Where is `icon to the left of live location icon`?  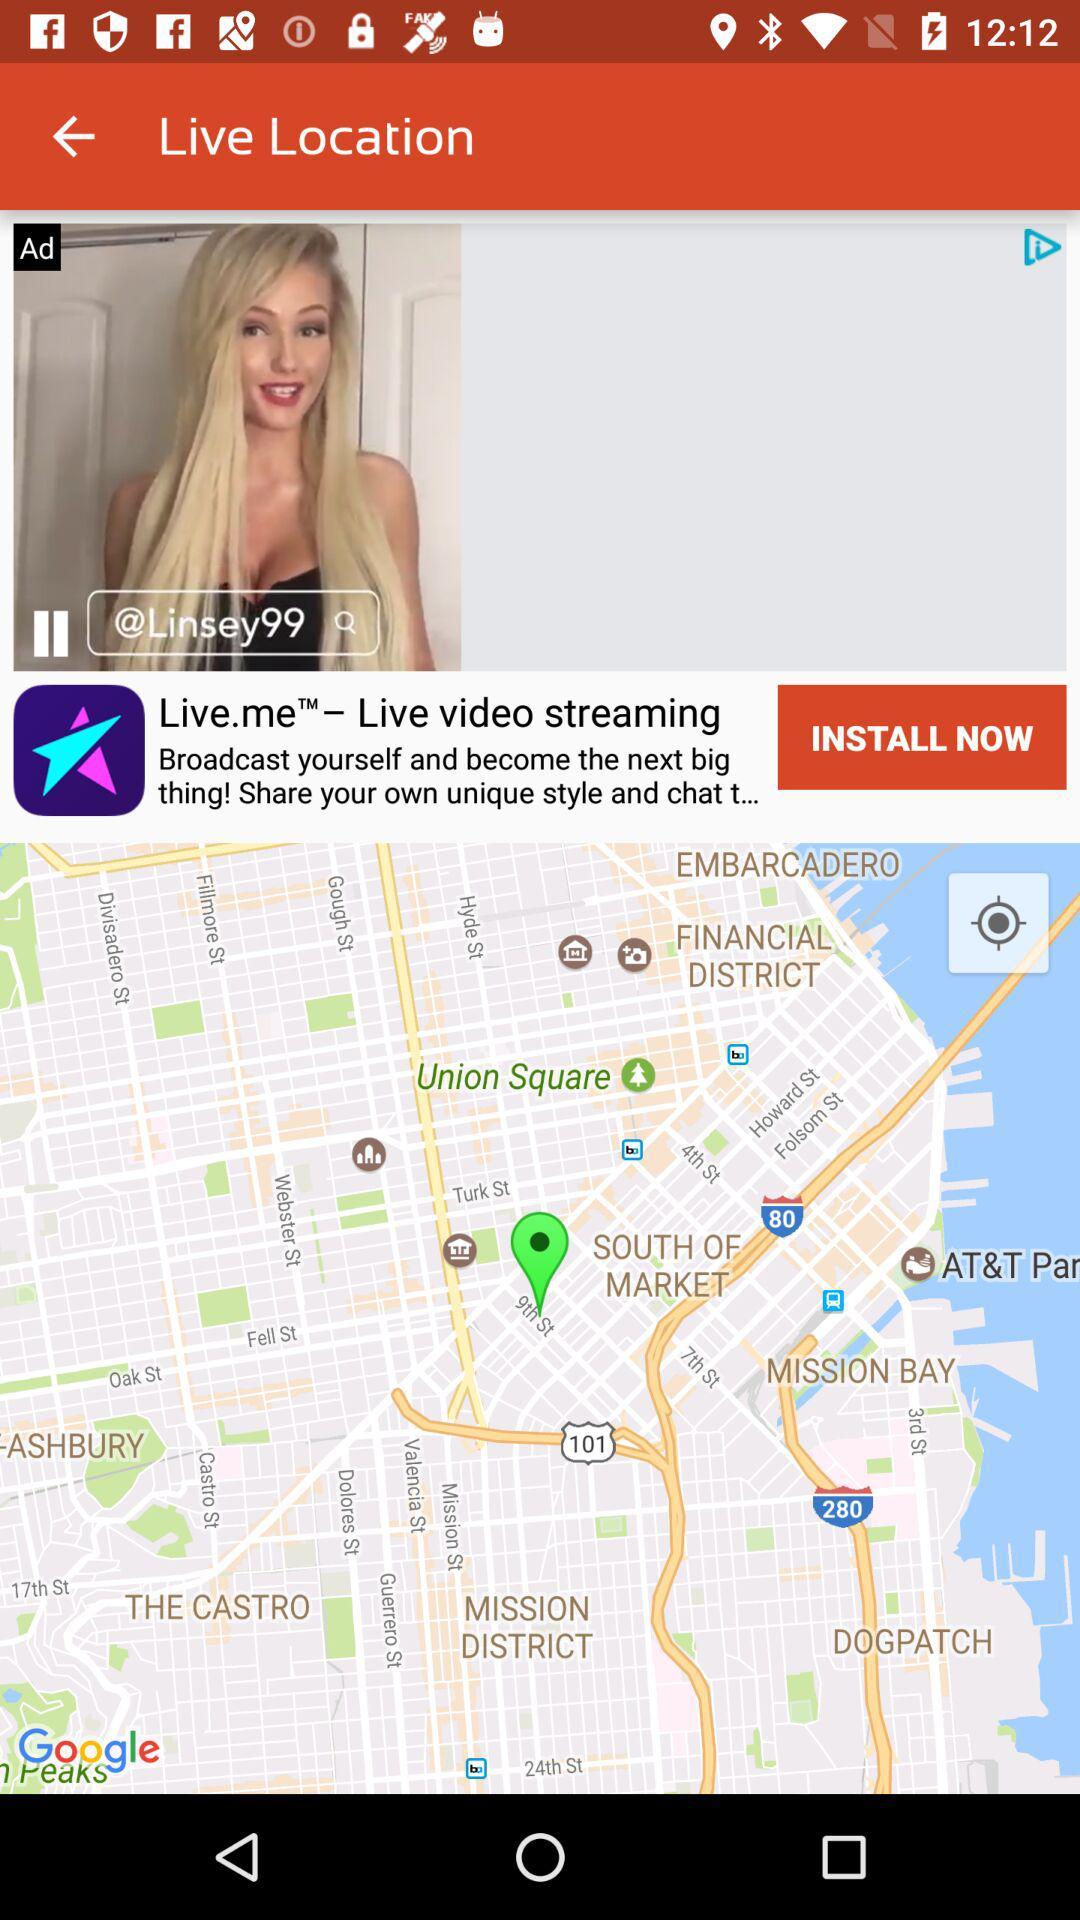 icon to the left of live location icon is located at coordinates (72, 135).